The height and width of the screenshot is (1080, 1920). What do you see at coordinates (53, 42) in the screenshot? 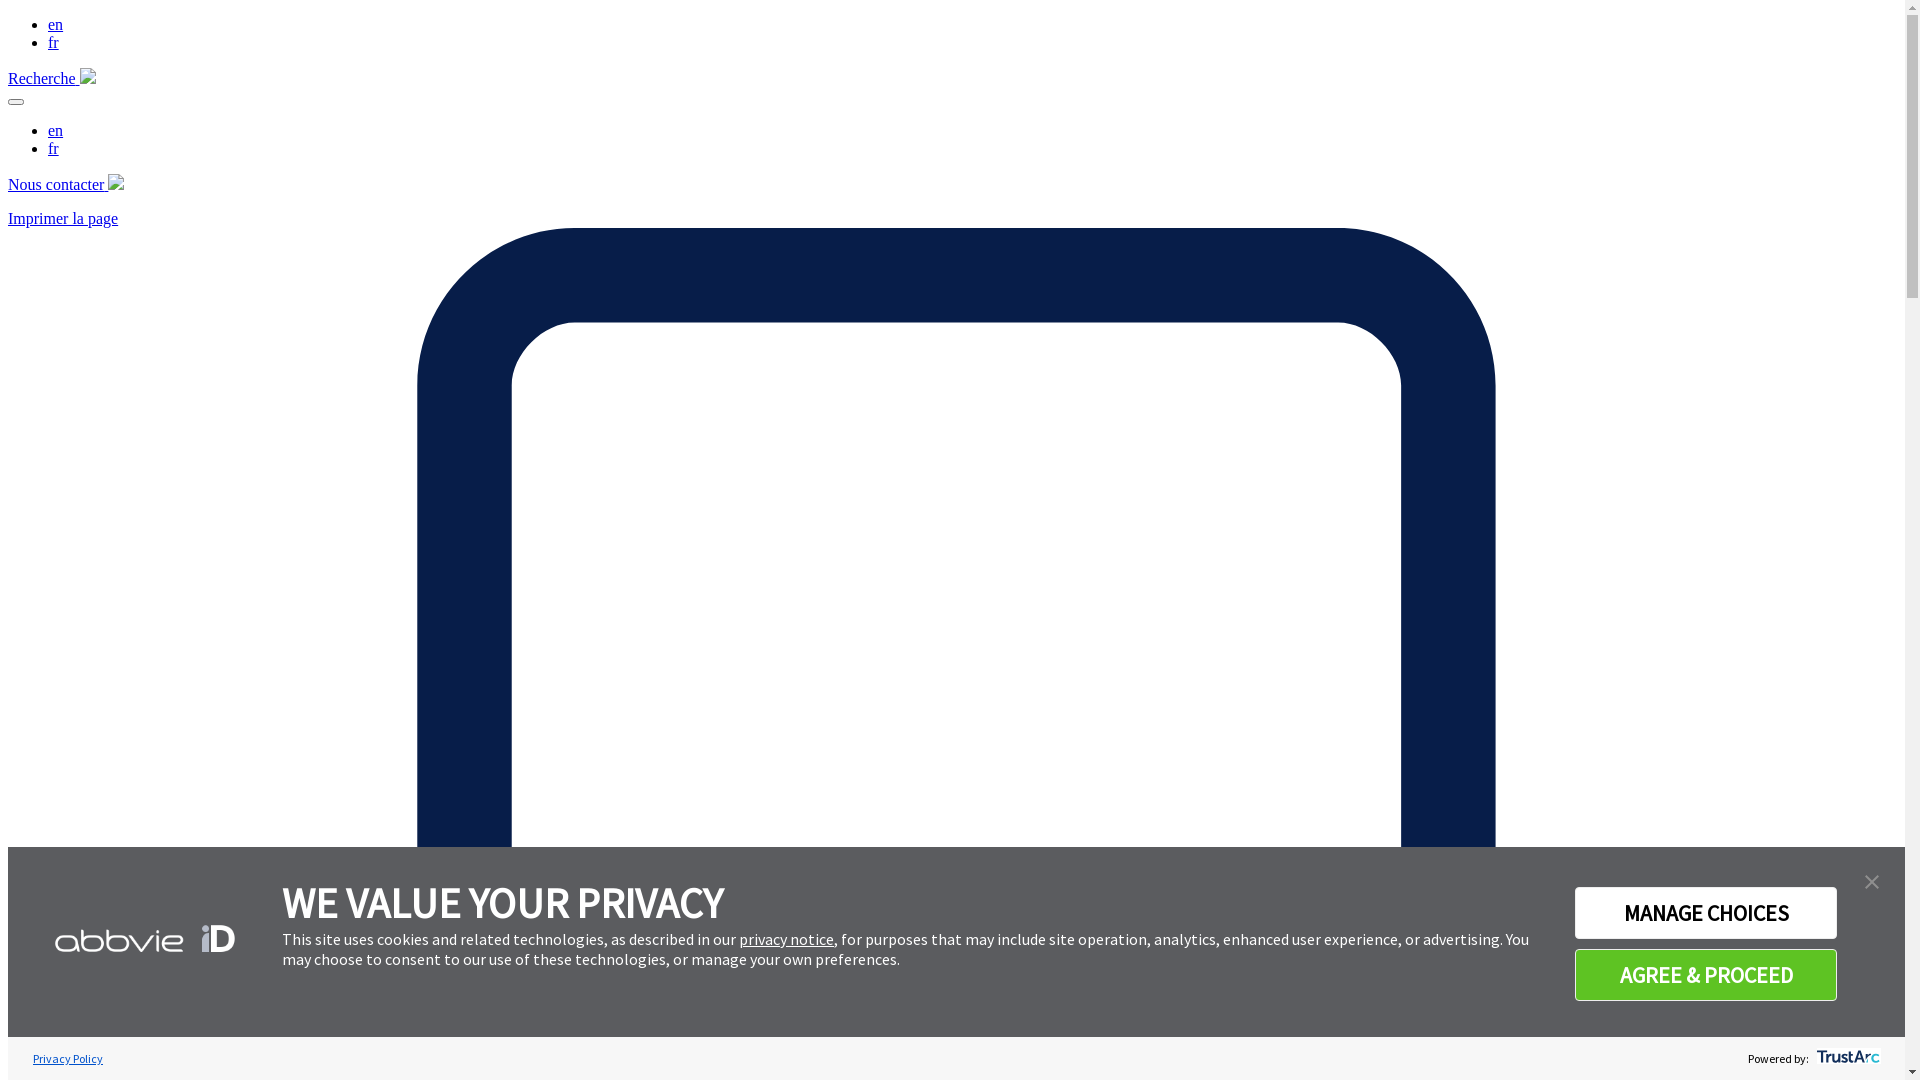
I see `'fr'` at bounding box center [53, 42].